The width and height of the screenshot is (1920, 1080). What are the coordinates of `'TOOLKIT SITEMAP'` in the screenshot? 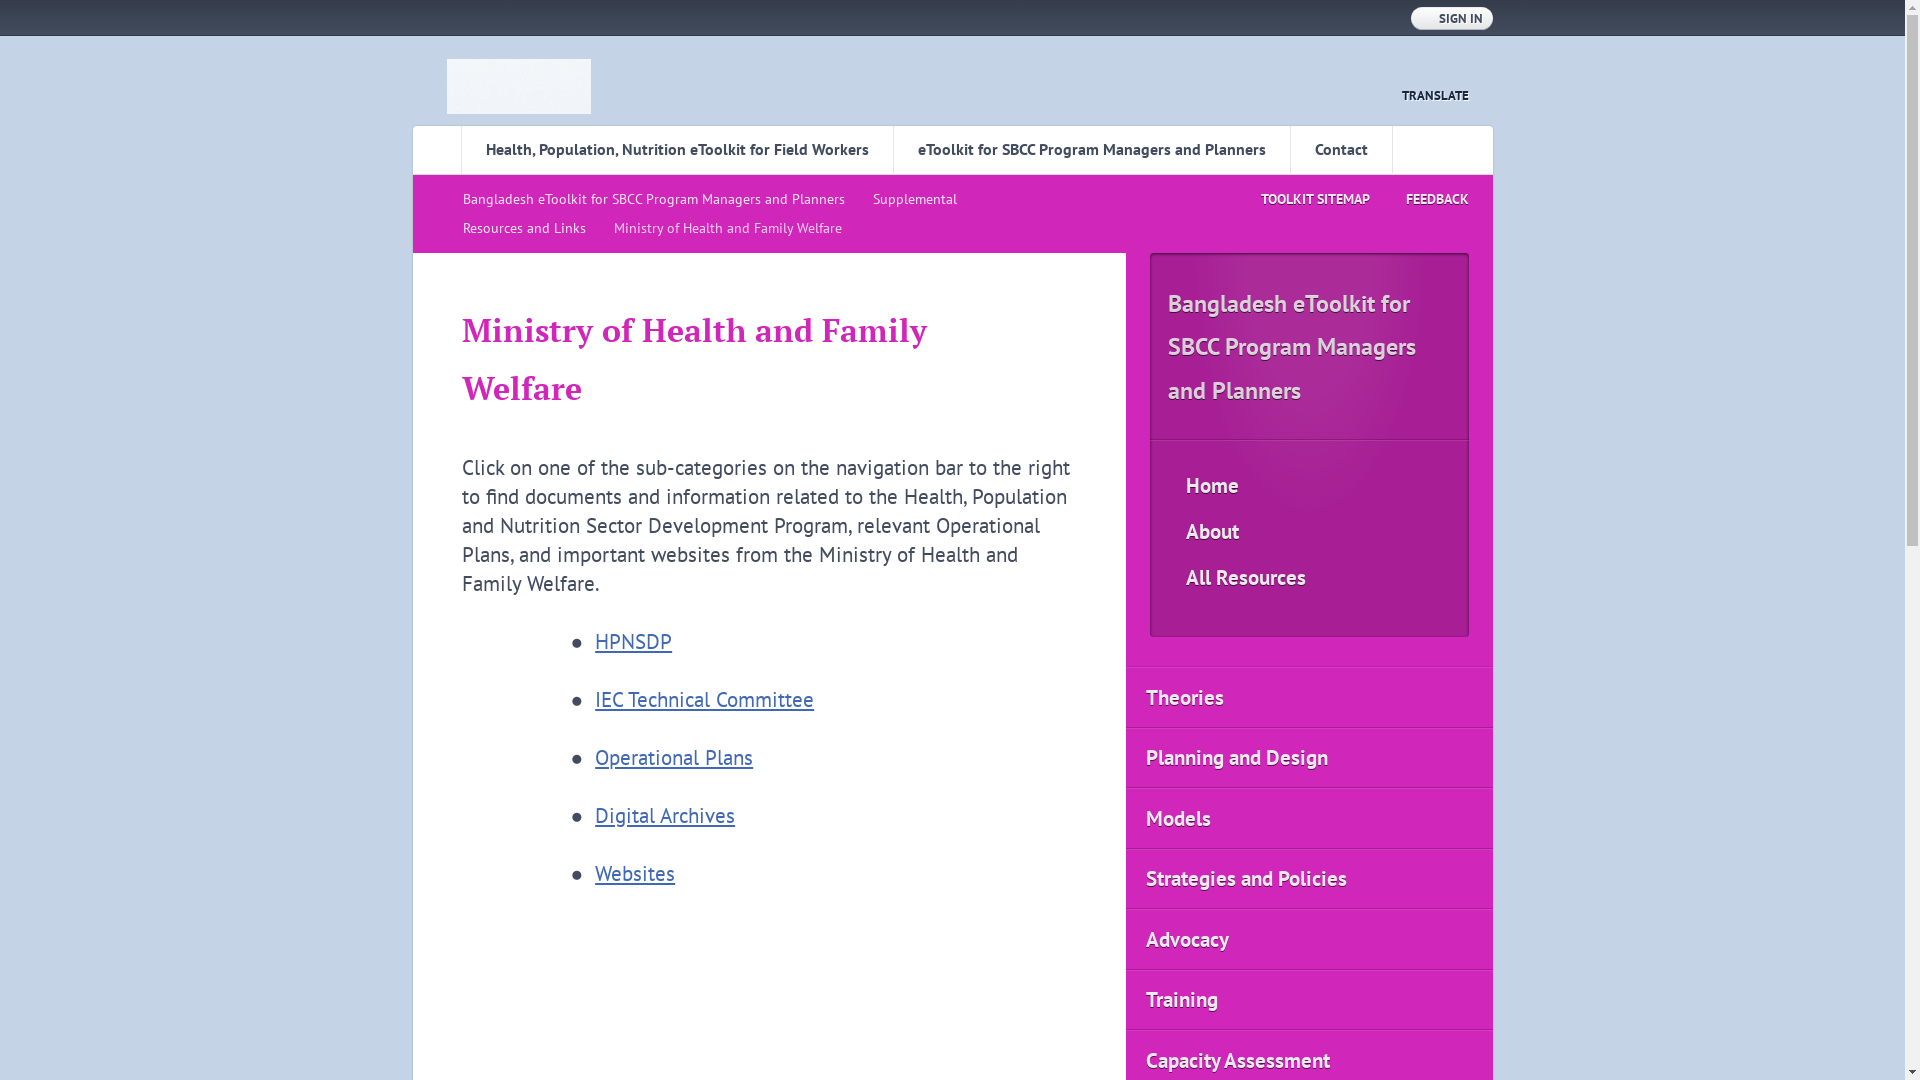 It's located at (1296, 199).